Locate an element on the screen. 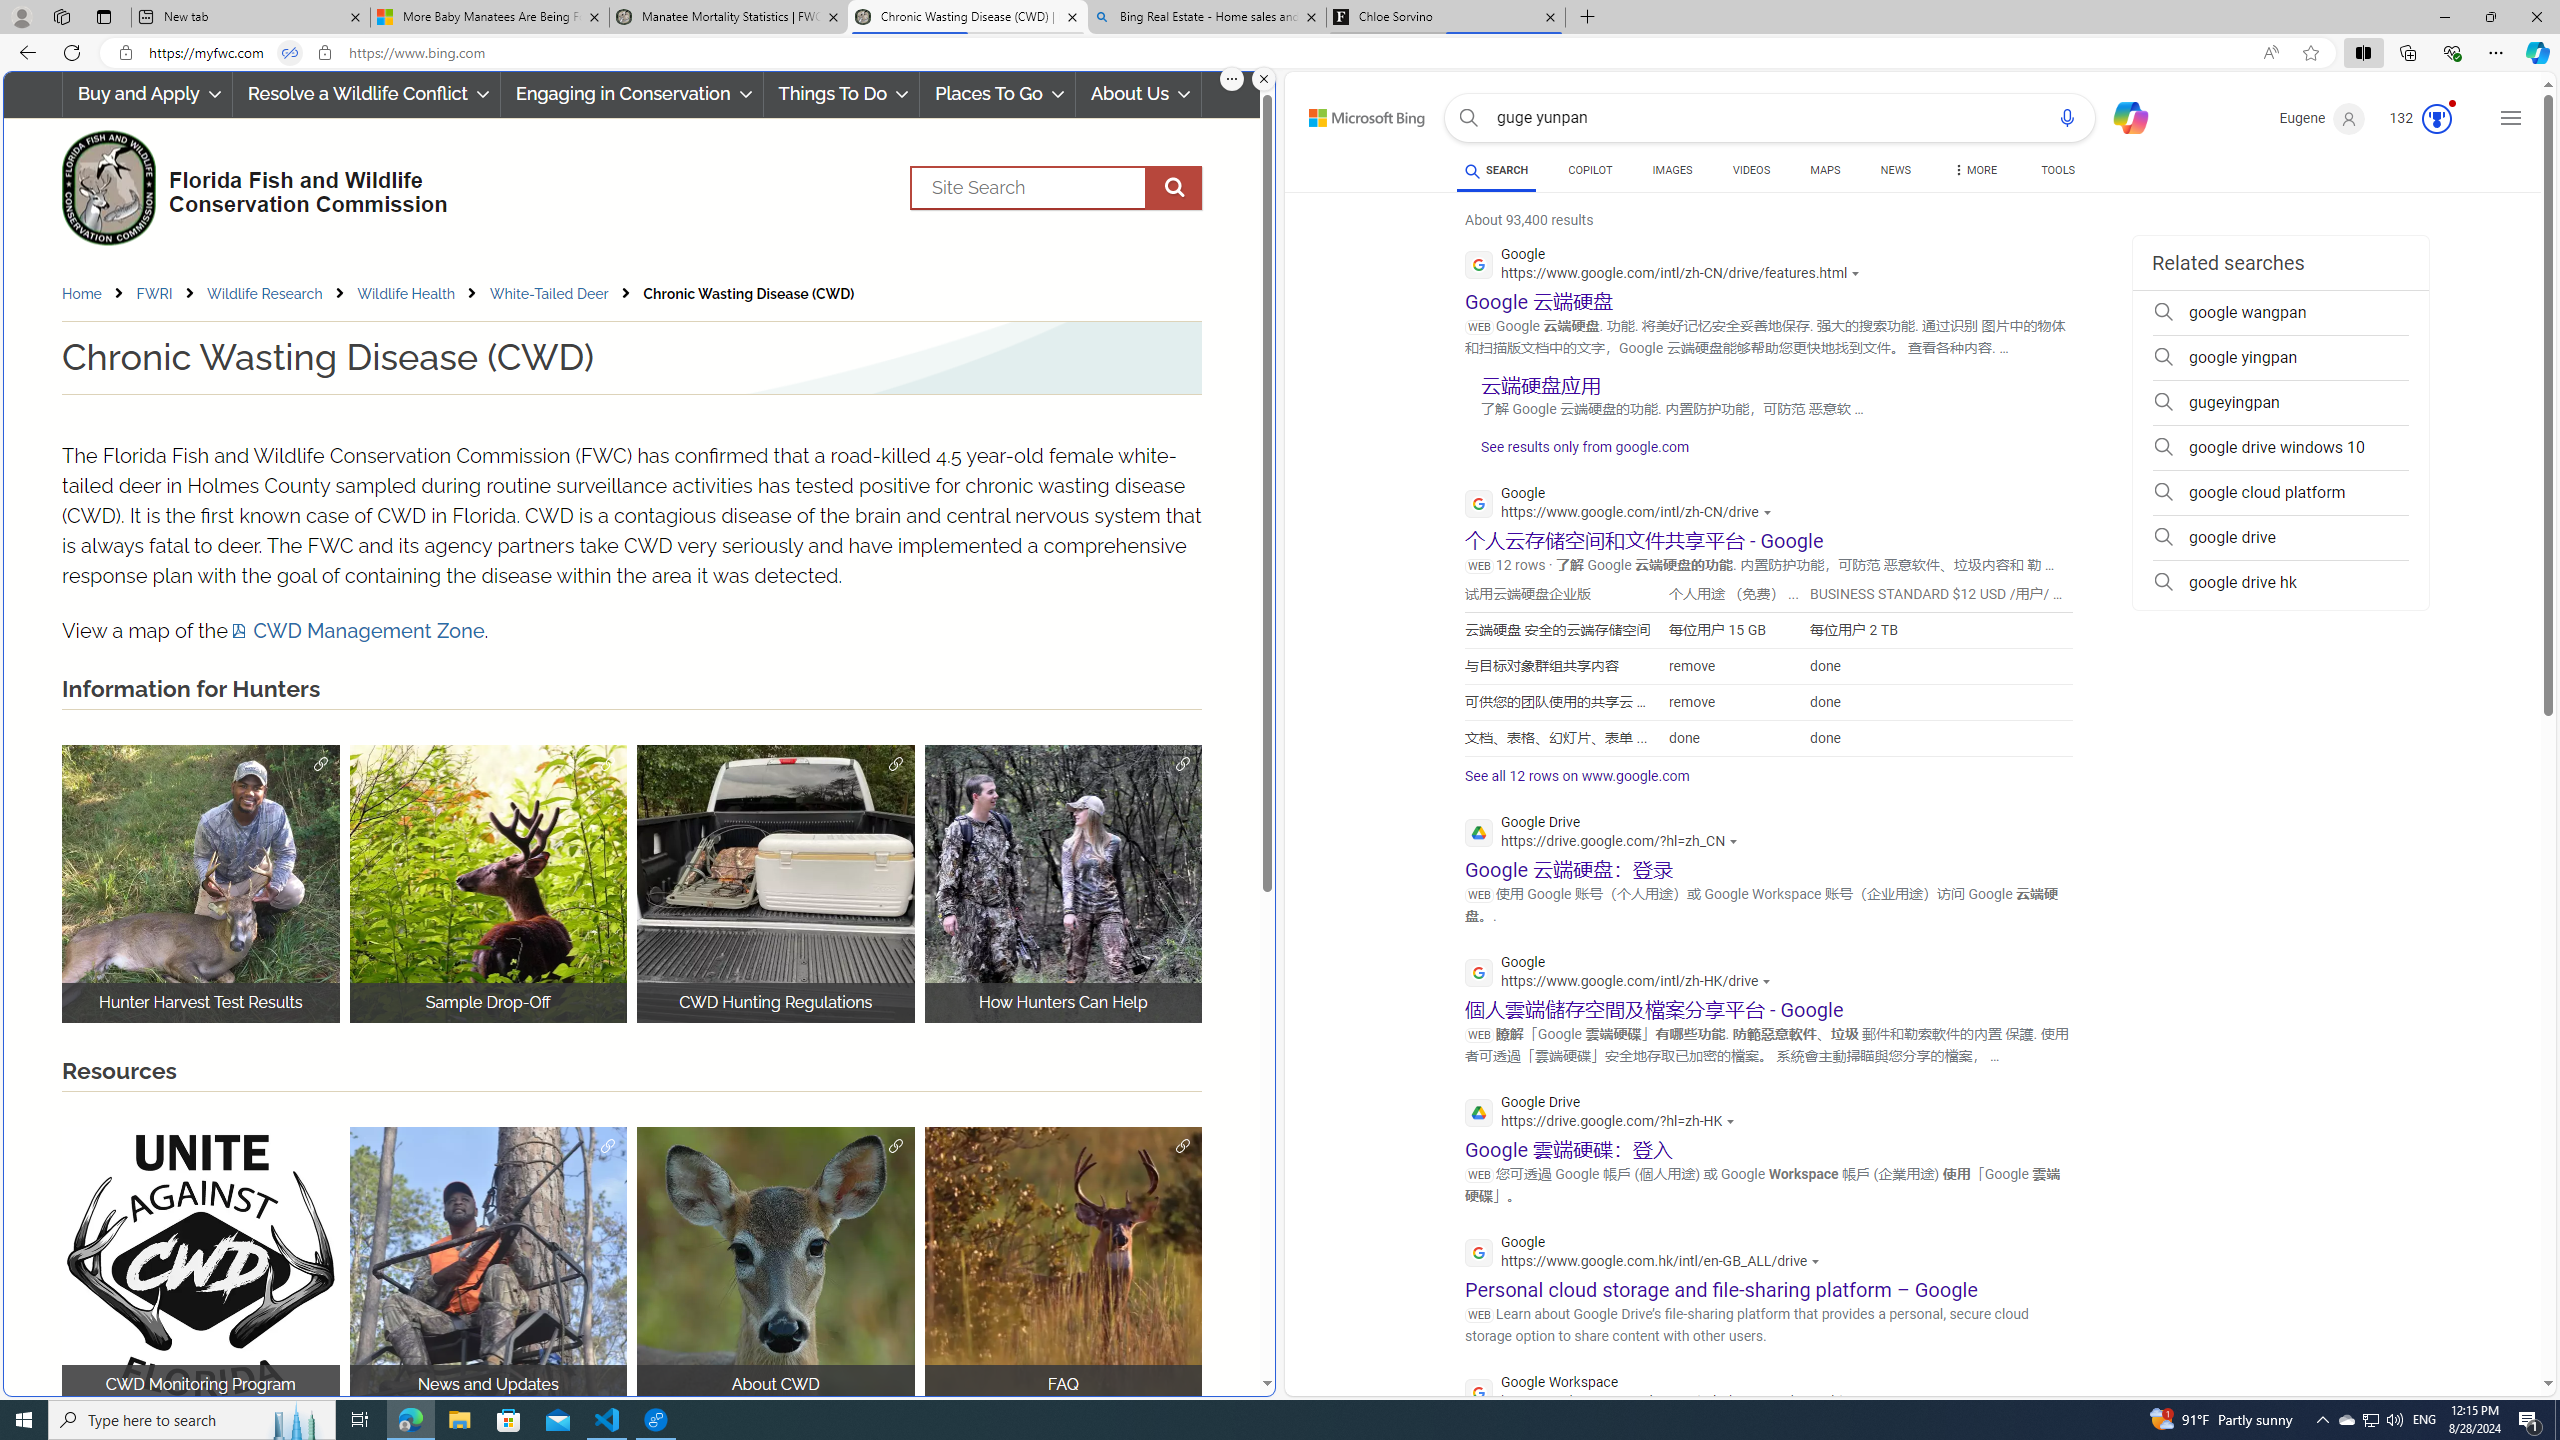  'Places To Go' is located at coordinates (996, 93).